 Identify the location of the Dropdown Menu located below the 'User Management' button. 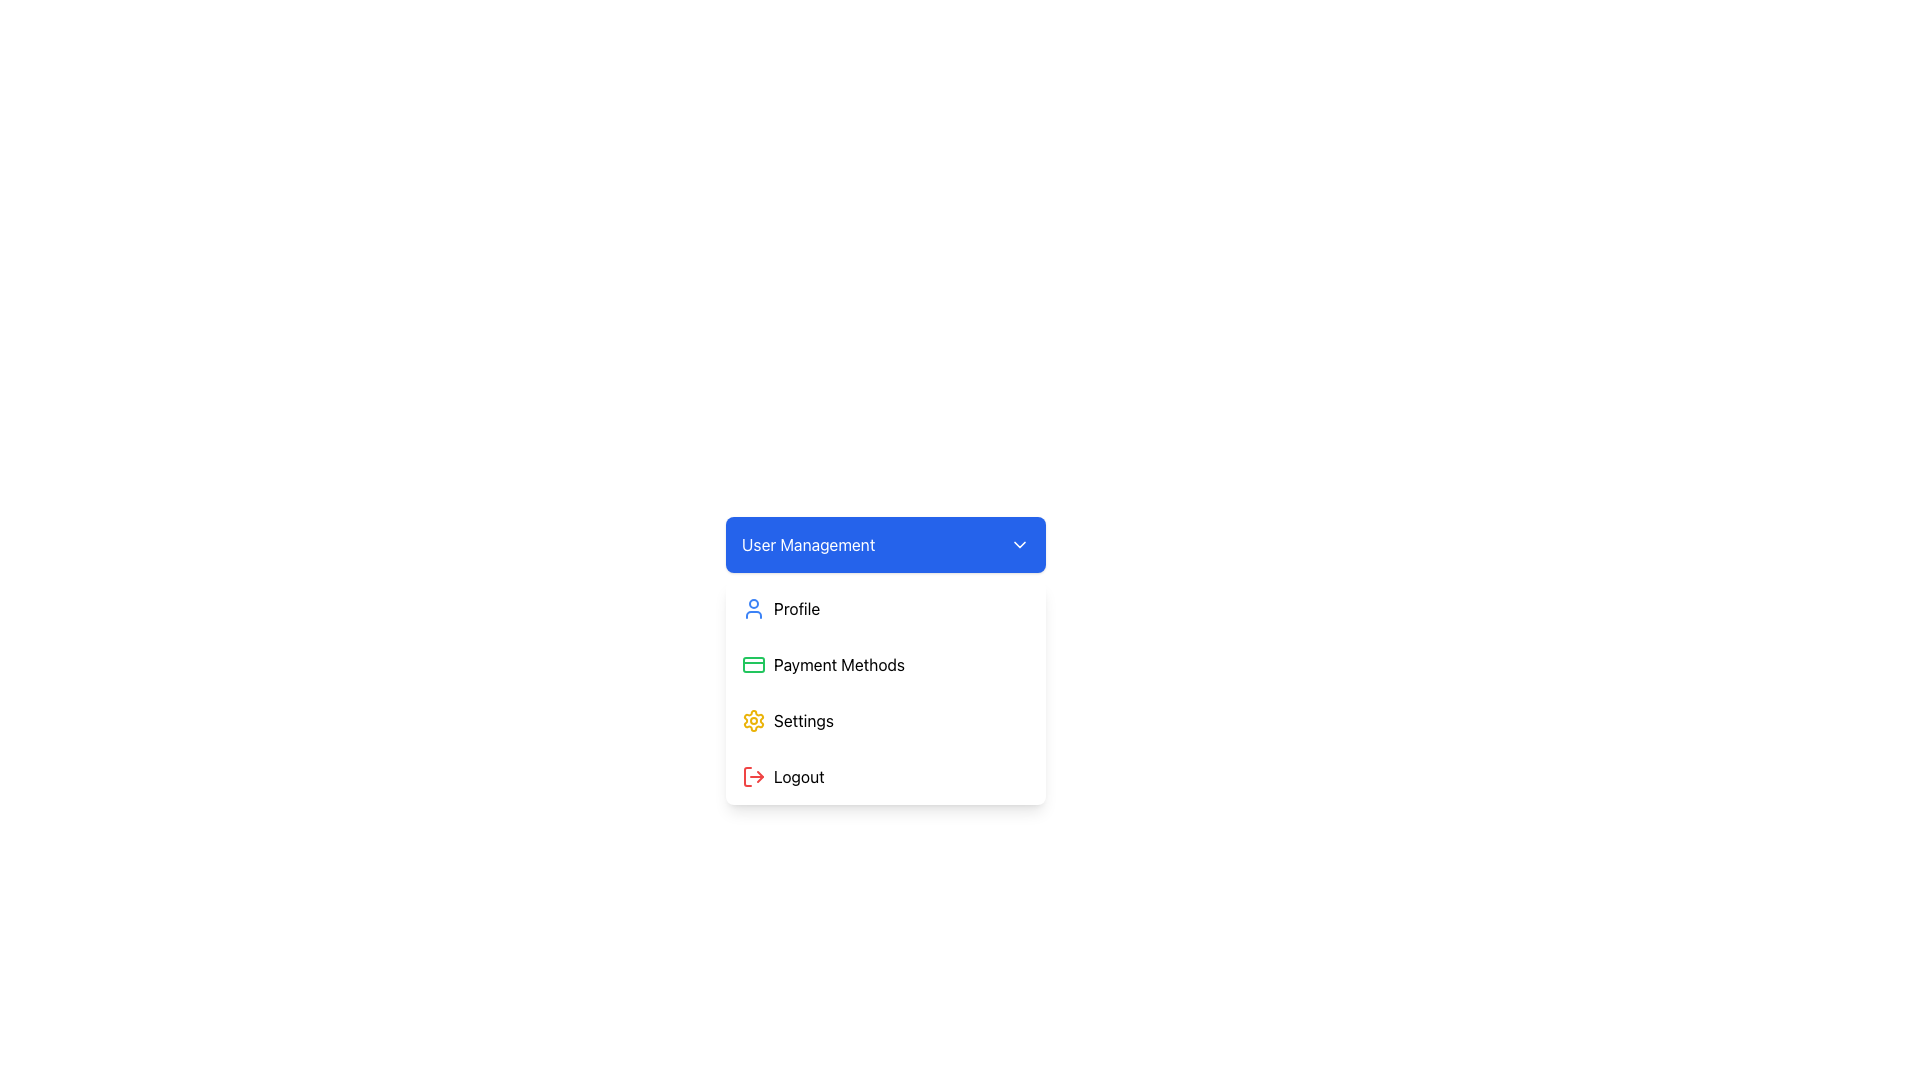
(885, 692).